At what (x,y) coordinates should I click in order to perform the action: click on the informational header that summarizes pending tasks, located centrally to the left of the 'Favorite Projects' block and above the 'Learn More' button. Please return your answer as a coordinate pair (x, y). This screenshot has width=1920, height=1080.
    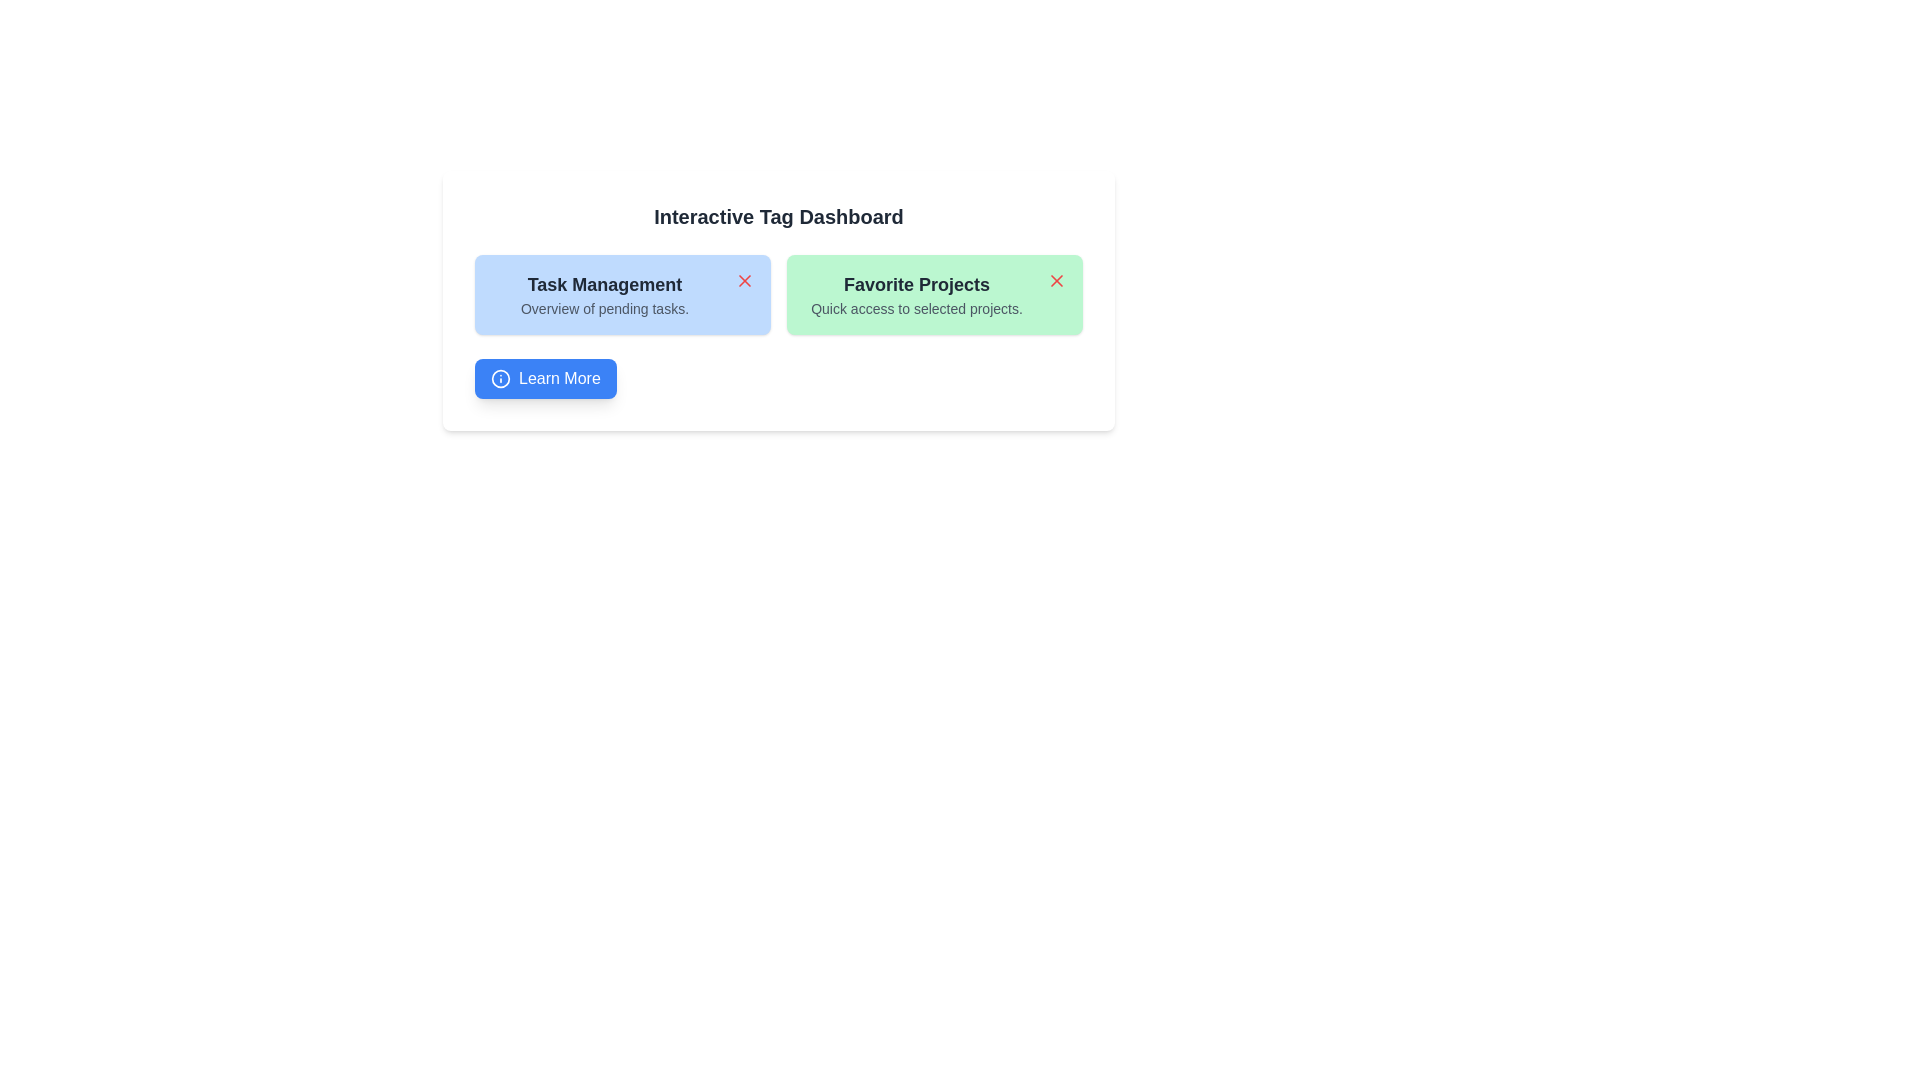
    Looking at the image, I should click on (603, 294).